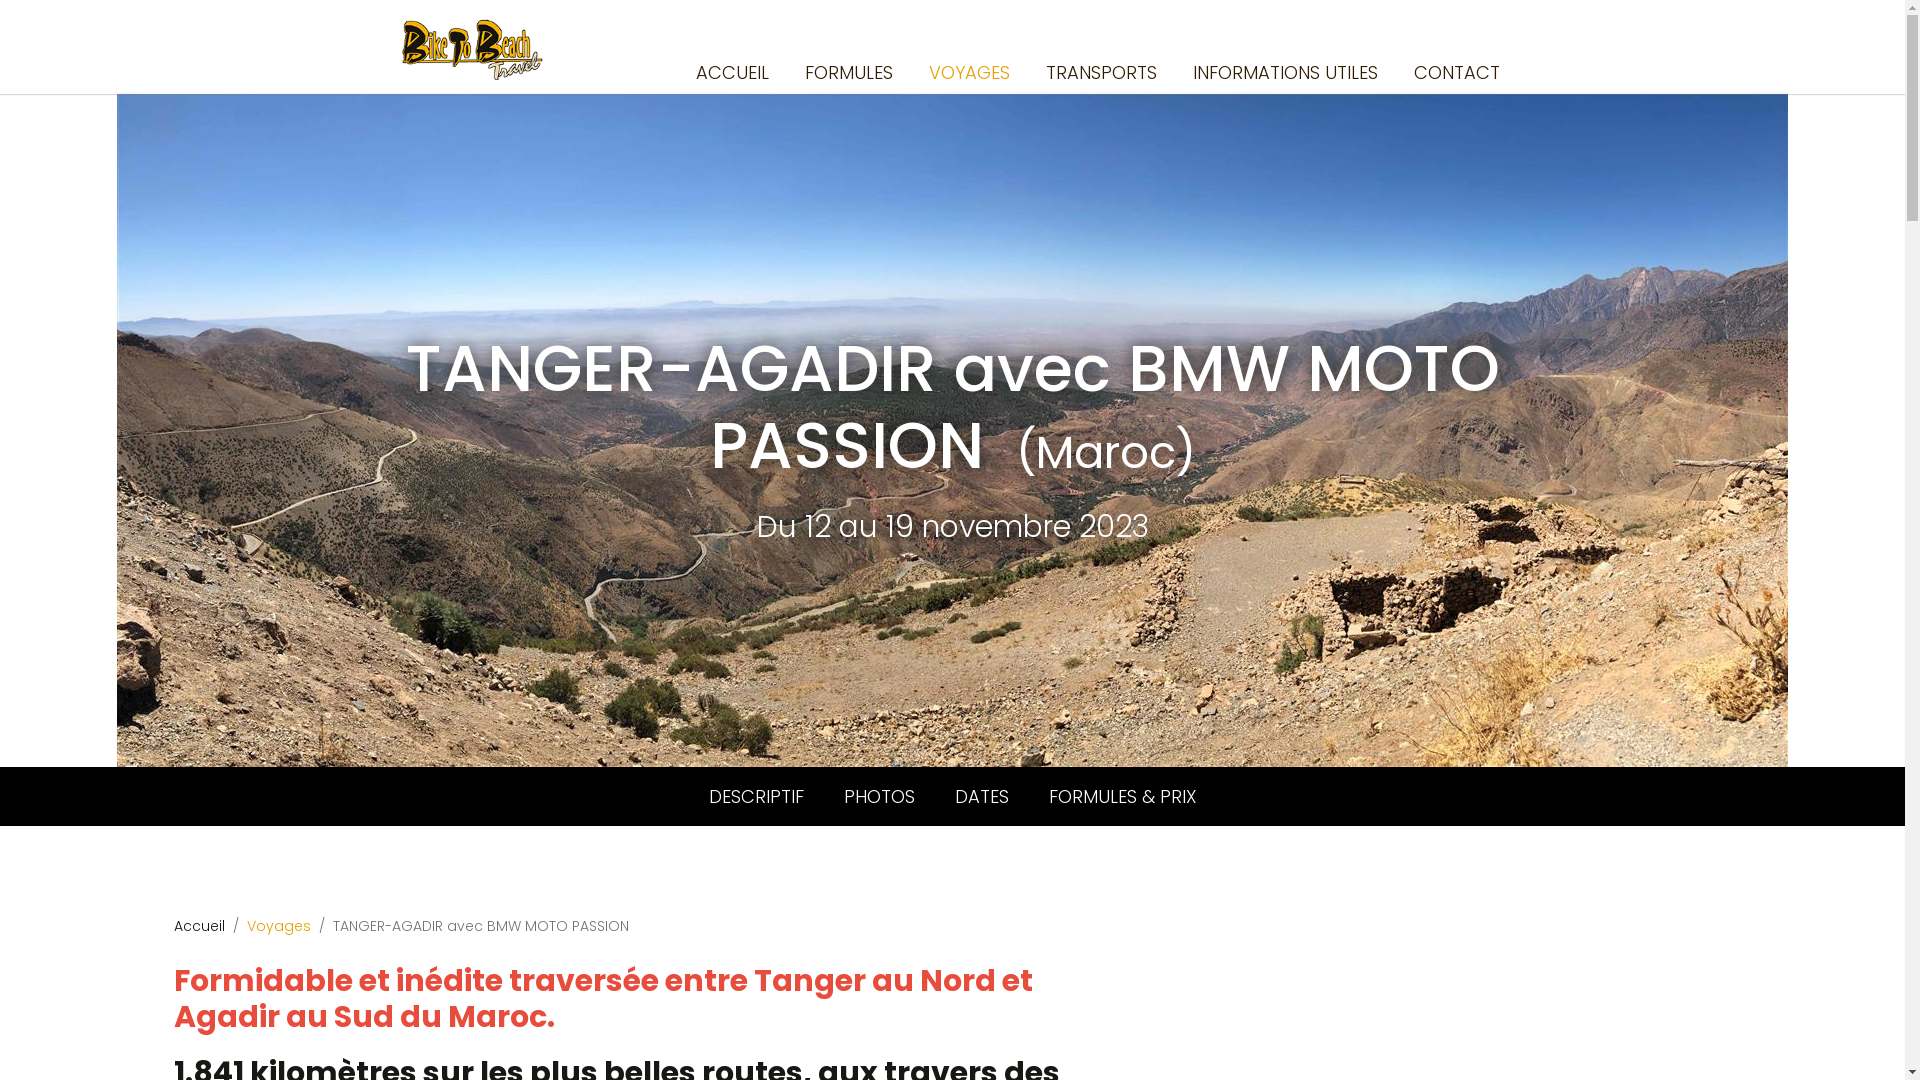 Image resolution: width=1920 pixels, height=1080 pixels. Describe the element at coordinates (754, 795) in the screenshot. I see `'DESCRIPTIF'` at that location.